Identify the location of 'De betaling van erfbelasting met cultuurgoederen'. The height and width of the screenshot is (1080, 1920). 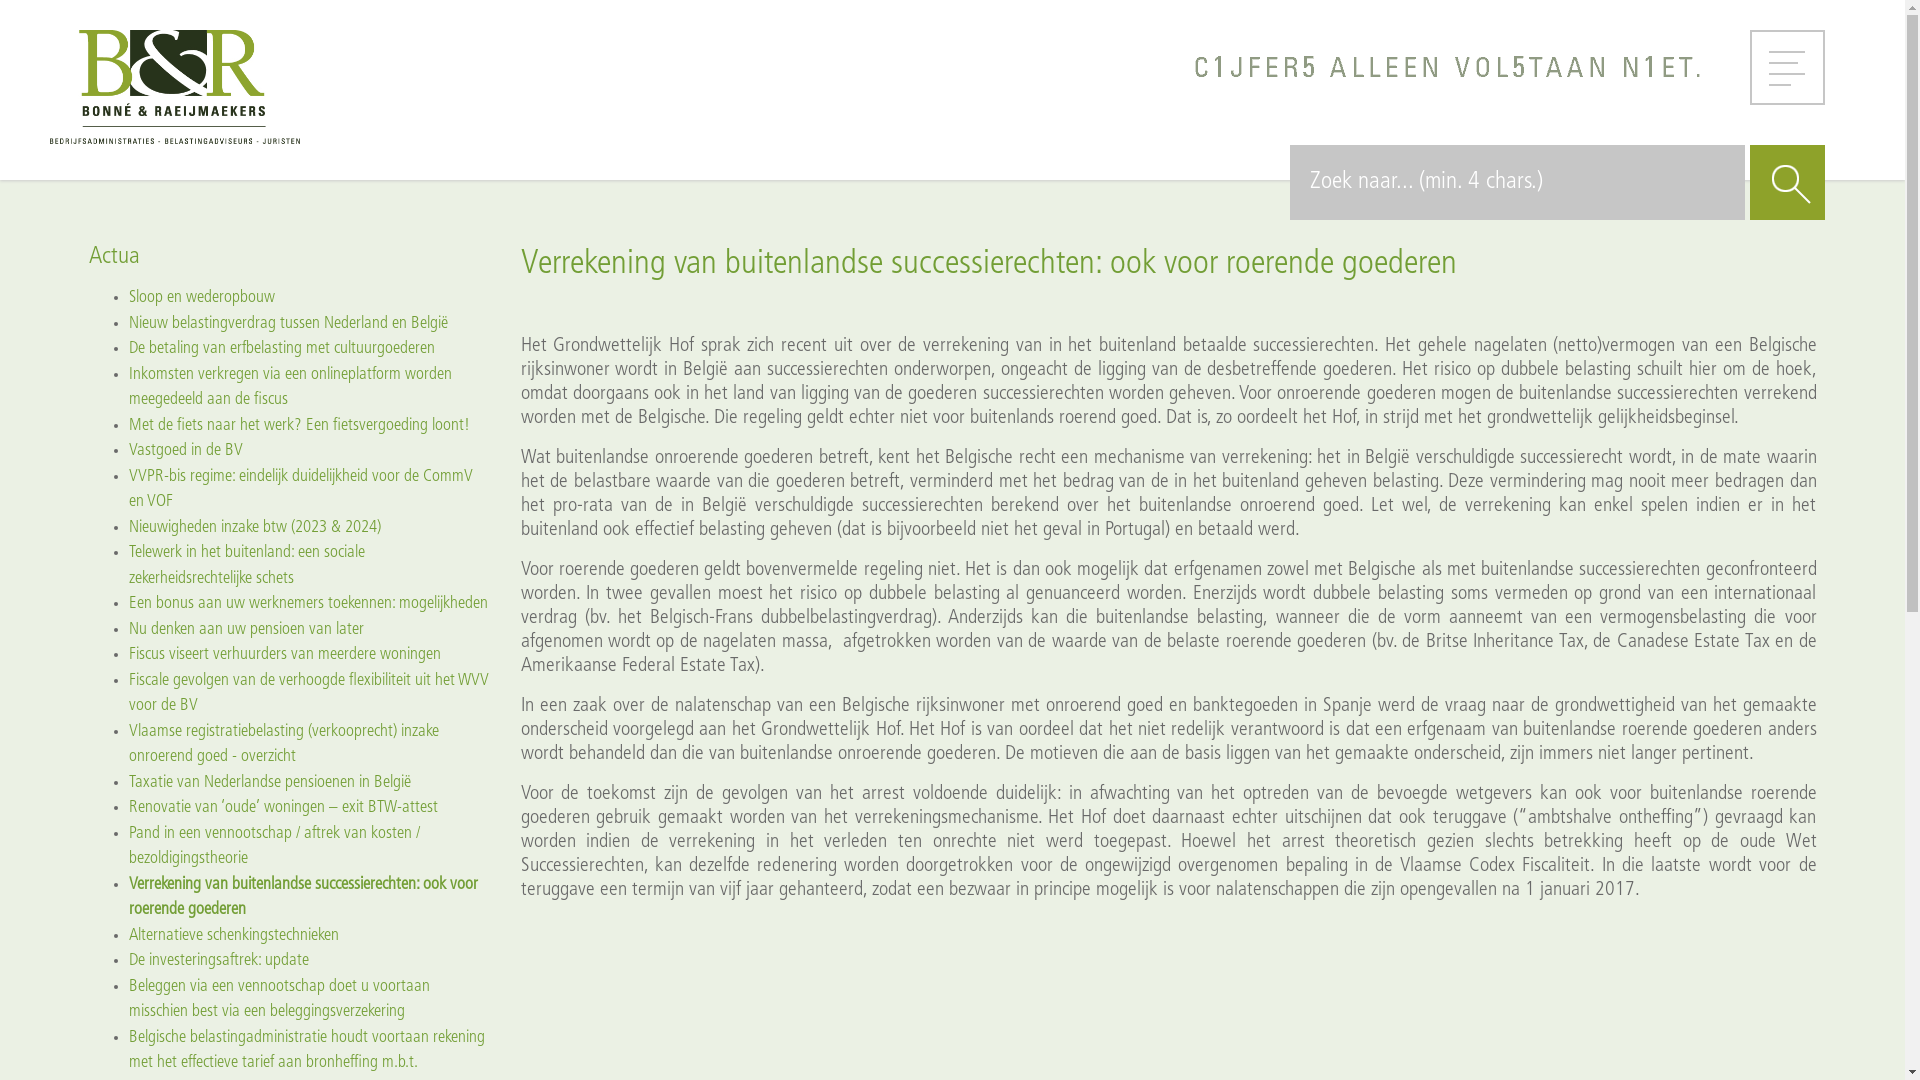
(280, 347).